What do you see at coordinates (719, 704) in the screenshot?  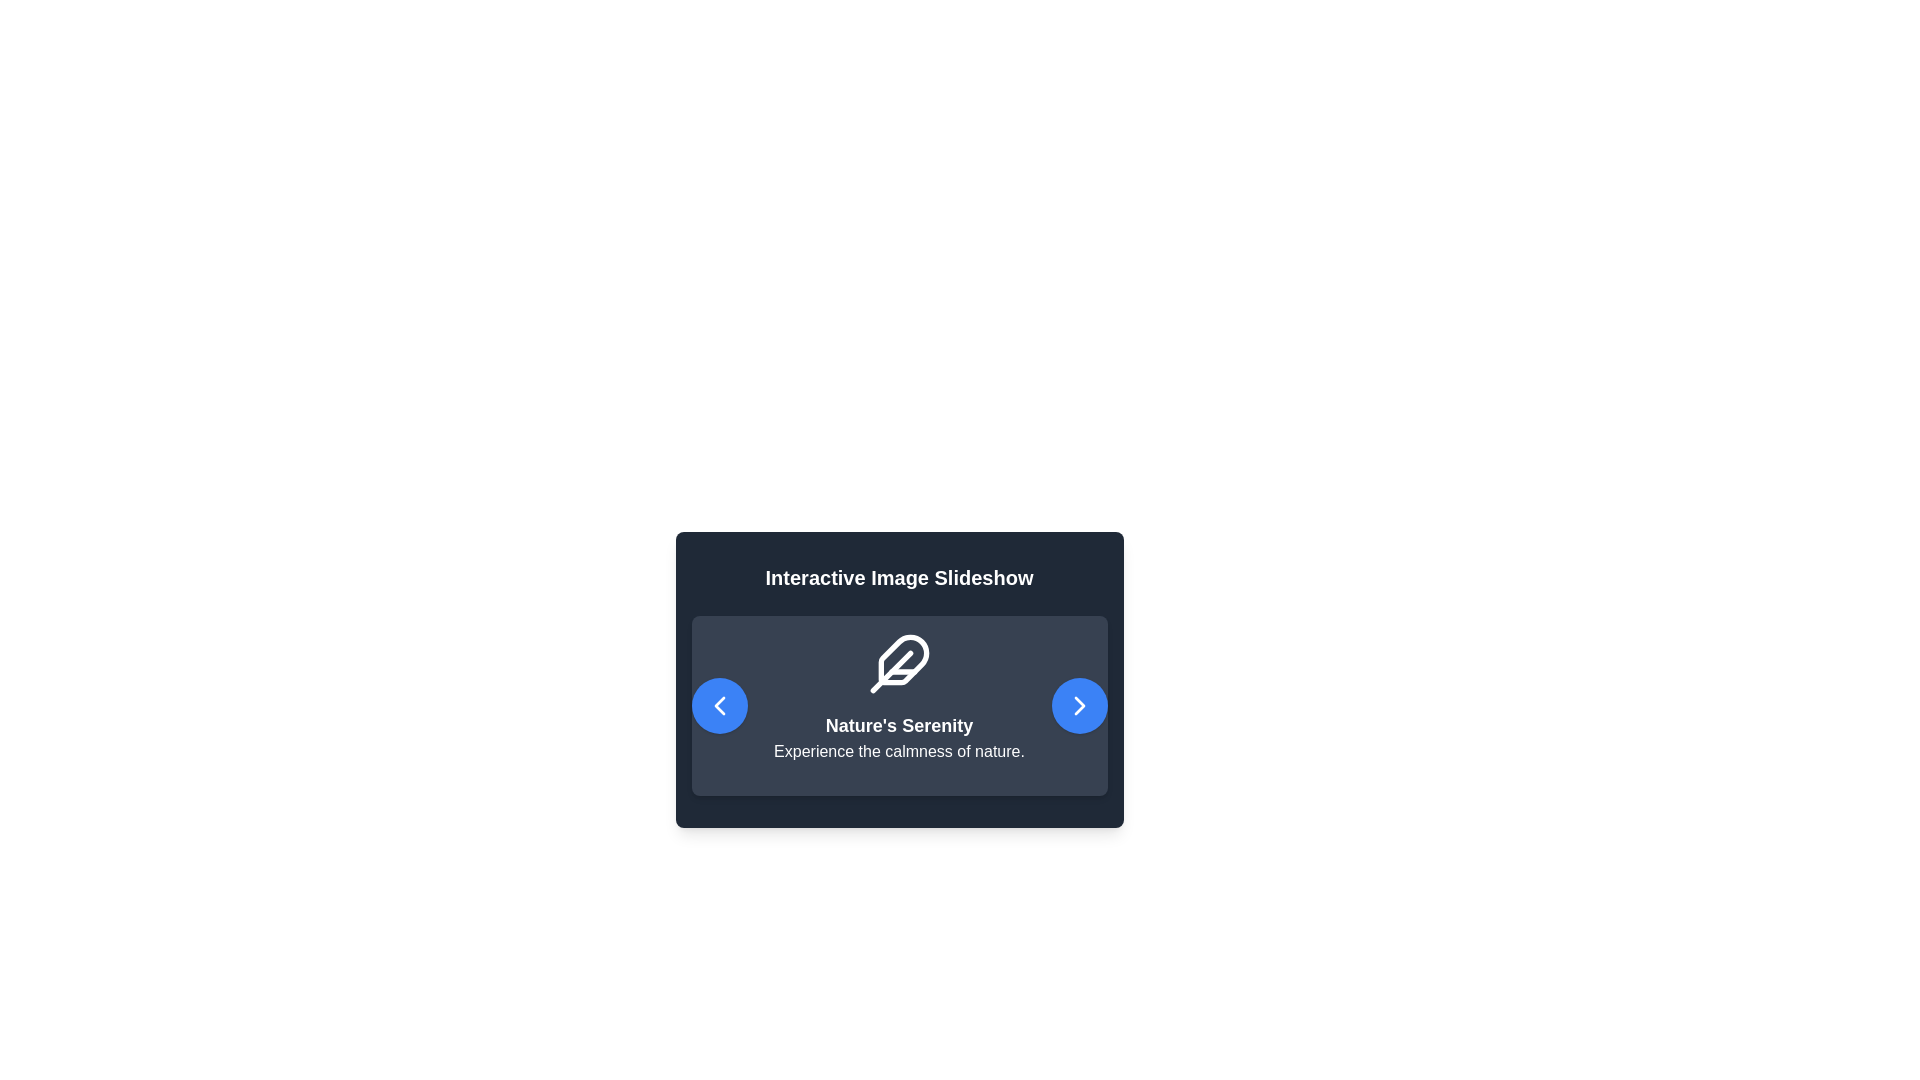 I see `the navigation button to the left of 'Nature's Serenity'` at bounding box center [719, 704].